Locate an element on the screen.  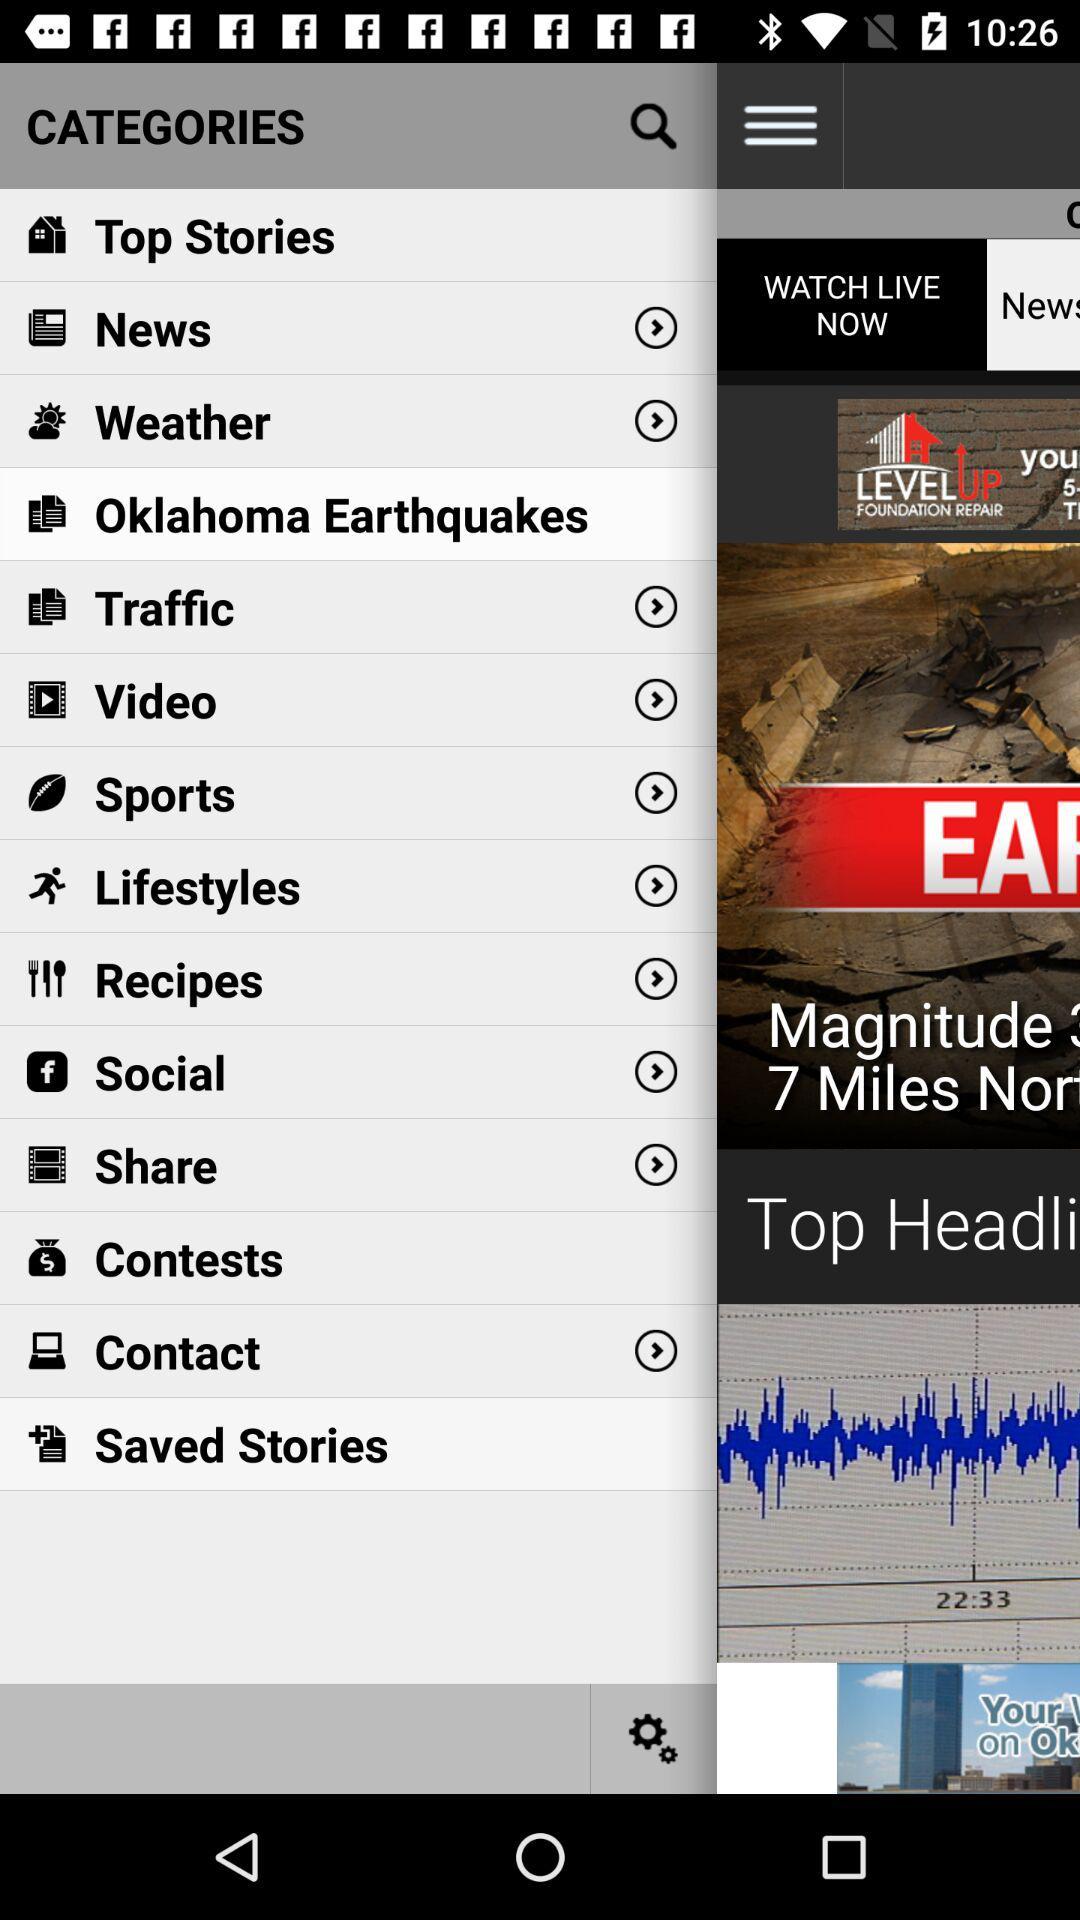
the adverisment is located at coordinates (897, 949).